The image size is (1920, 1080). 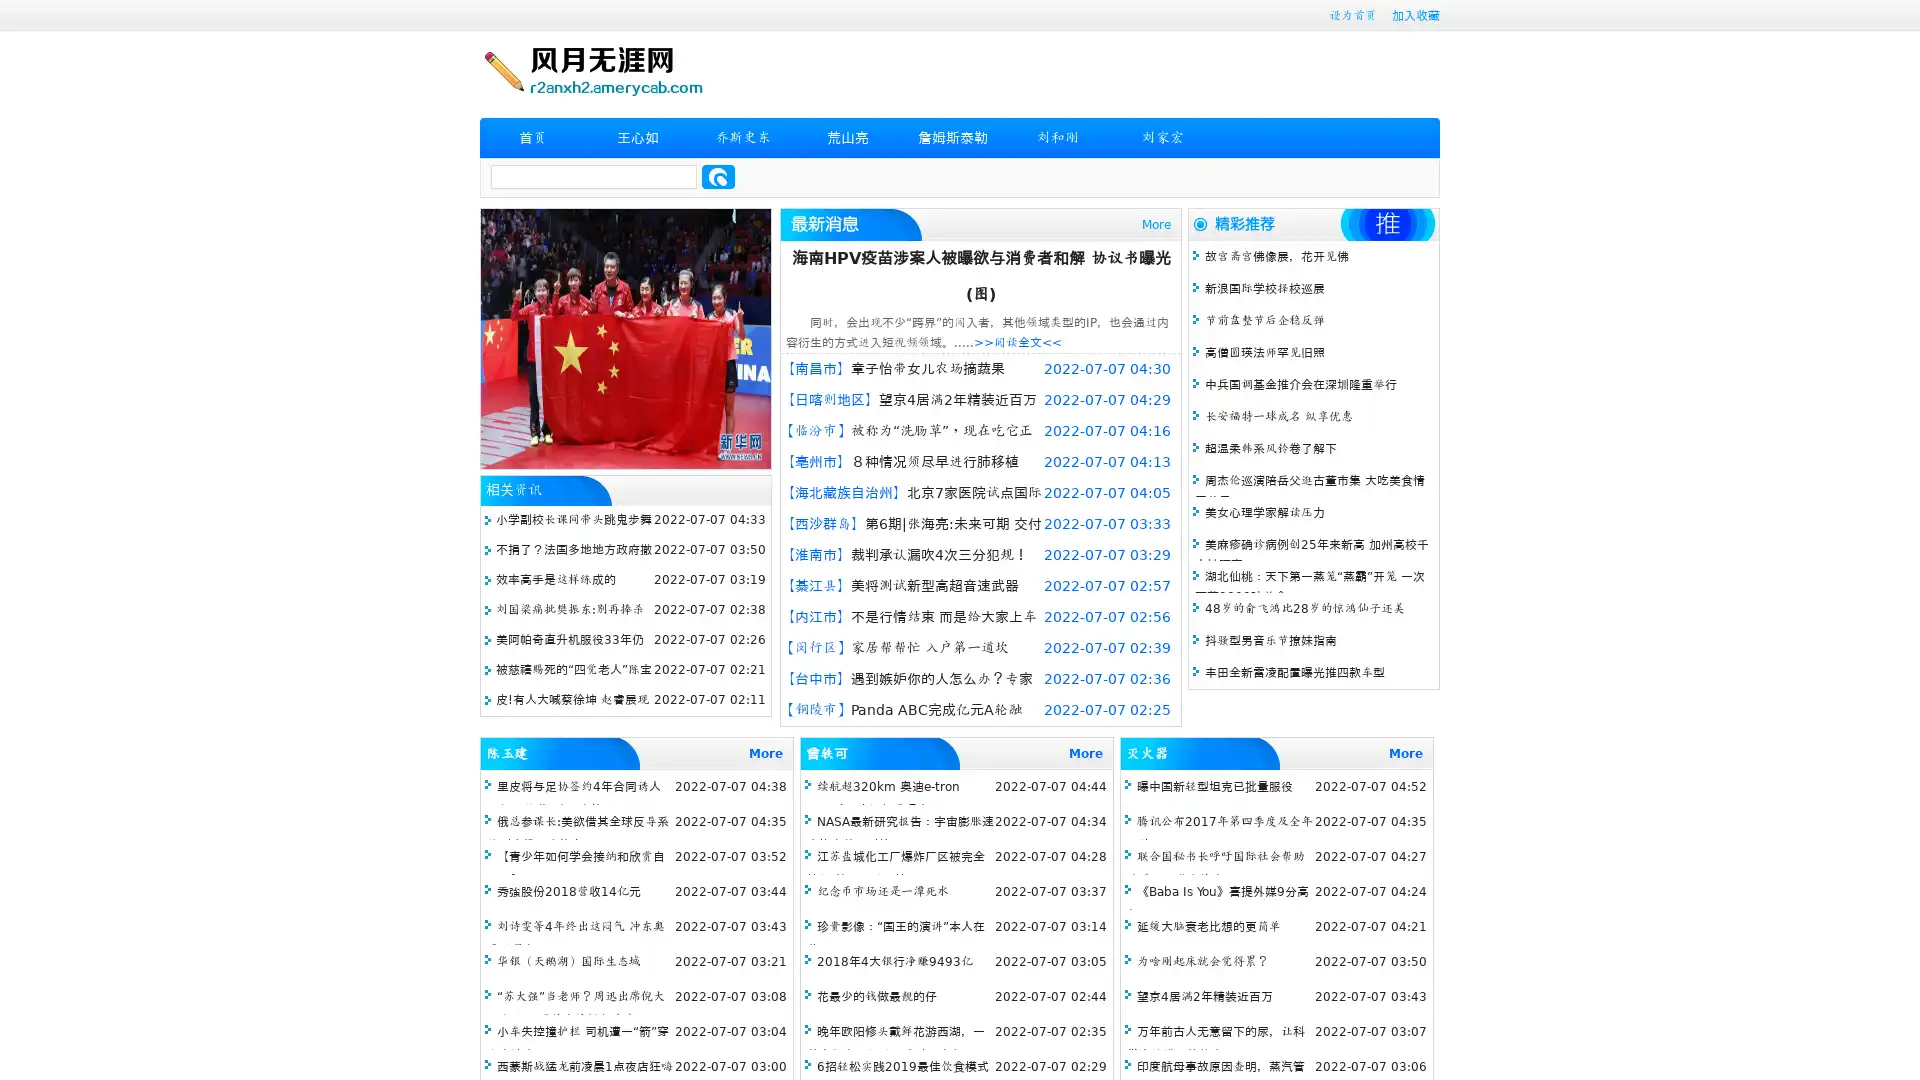 I want to click on Search, so click(x=718, y=176).